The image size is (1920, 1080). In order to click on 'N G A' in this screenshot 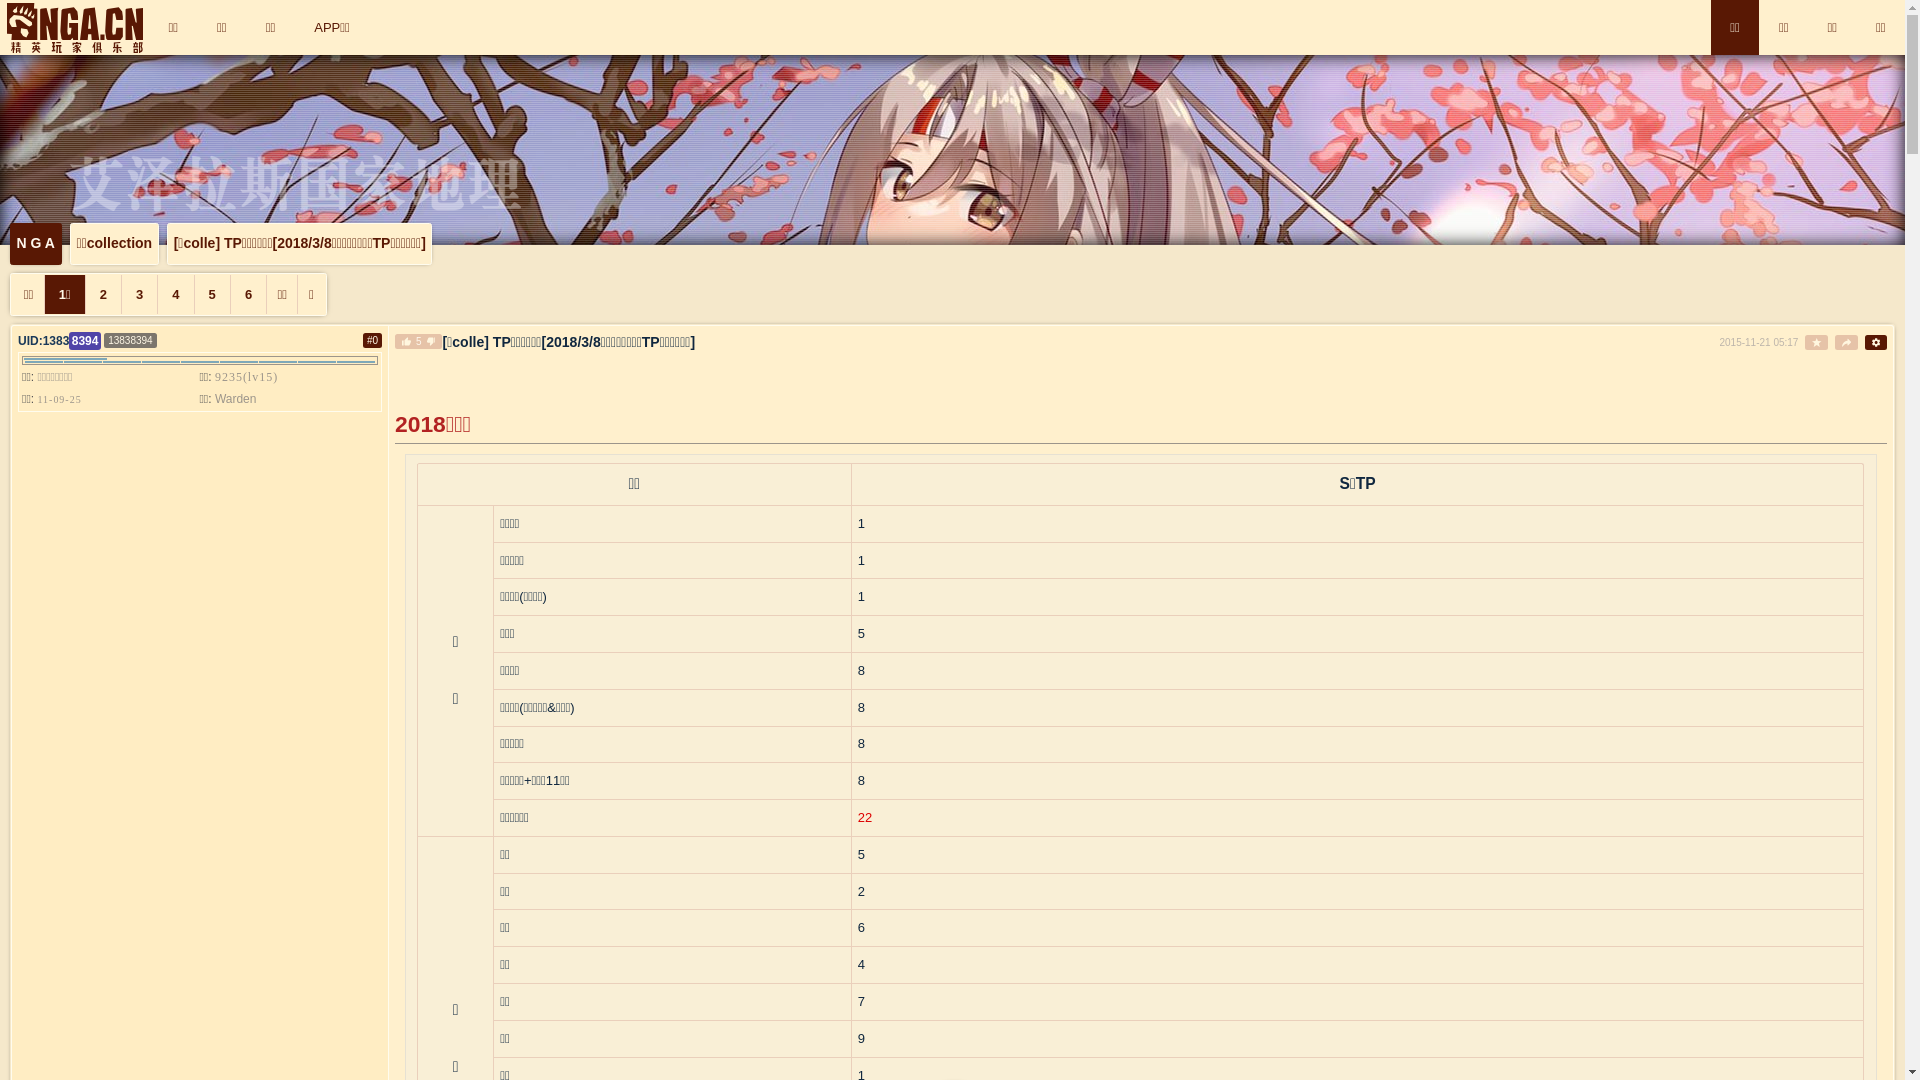, I will do `click(36, 242)`.